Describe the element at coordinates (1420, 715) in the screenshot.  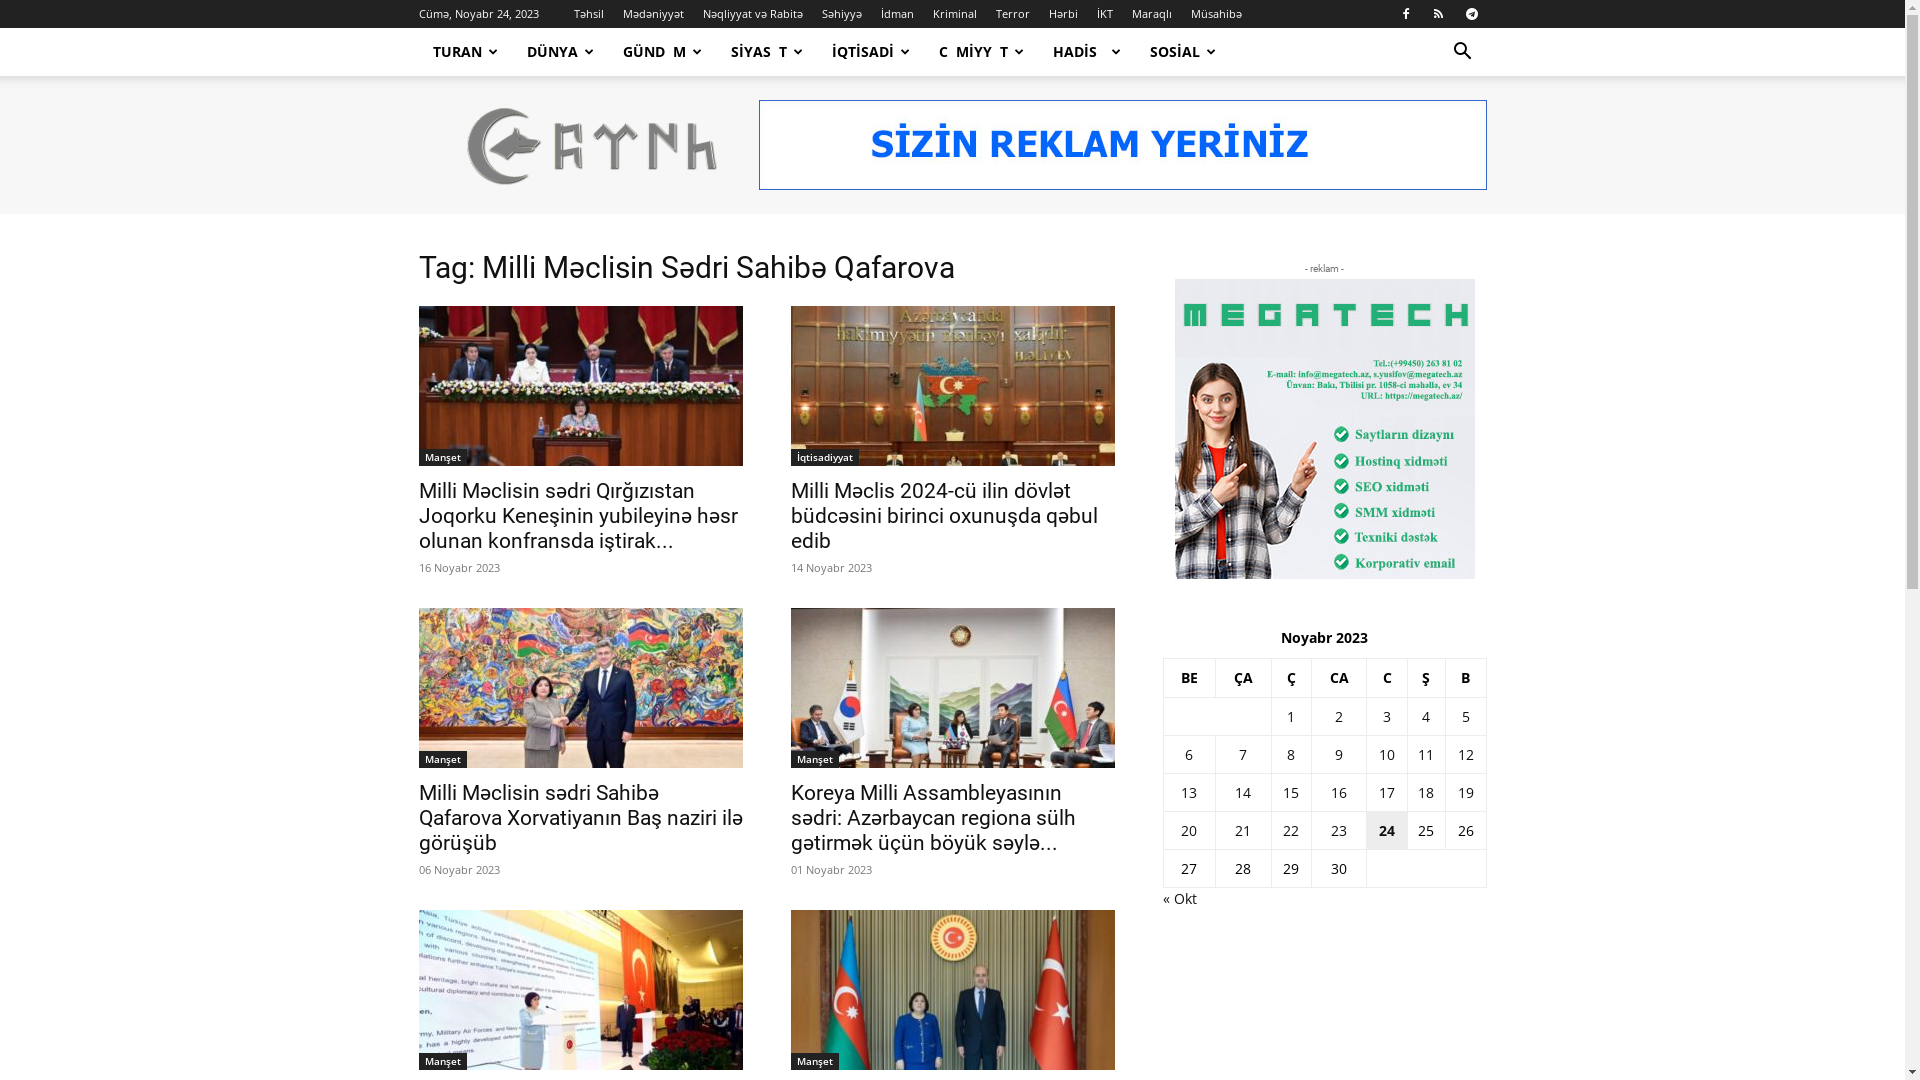
I see `'4'` at that location.